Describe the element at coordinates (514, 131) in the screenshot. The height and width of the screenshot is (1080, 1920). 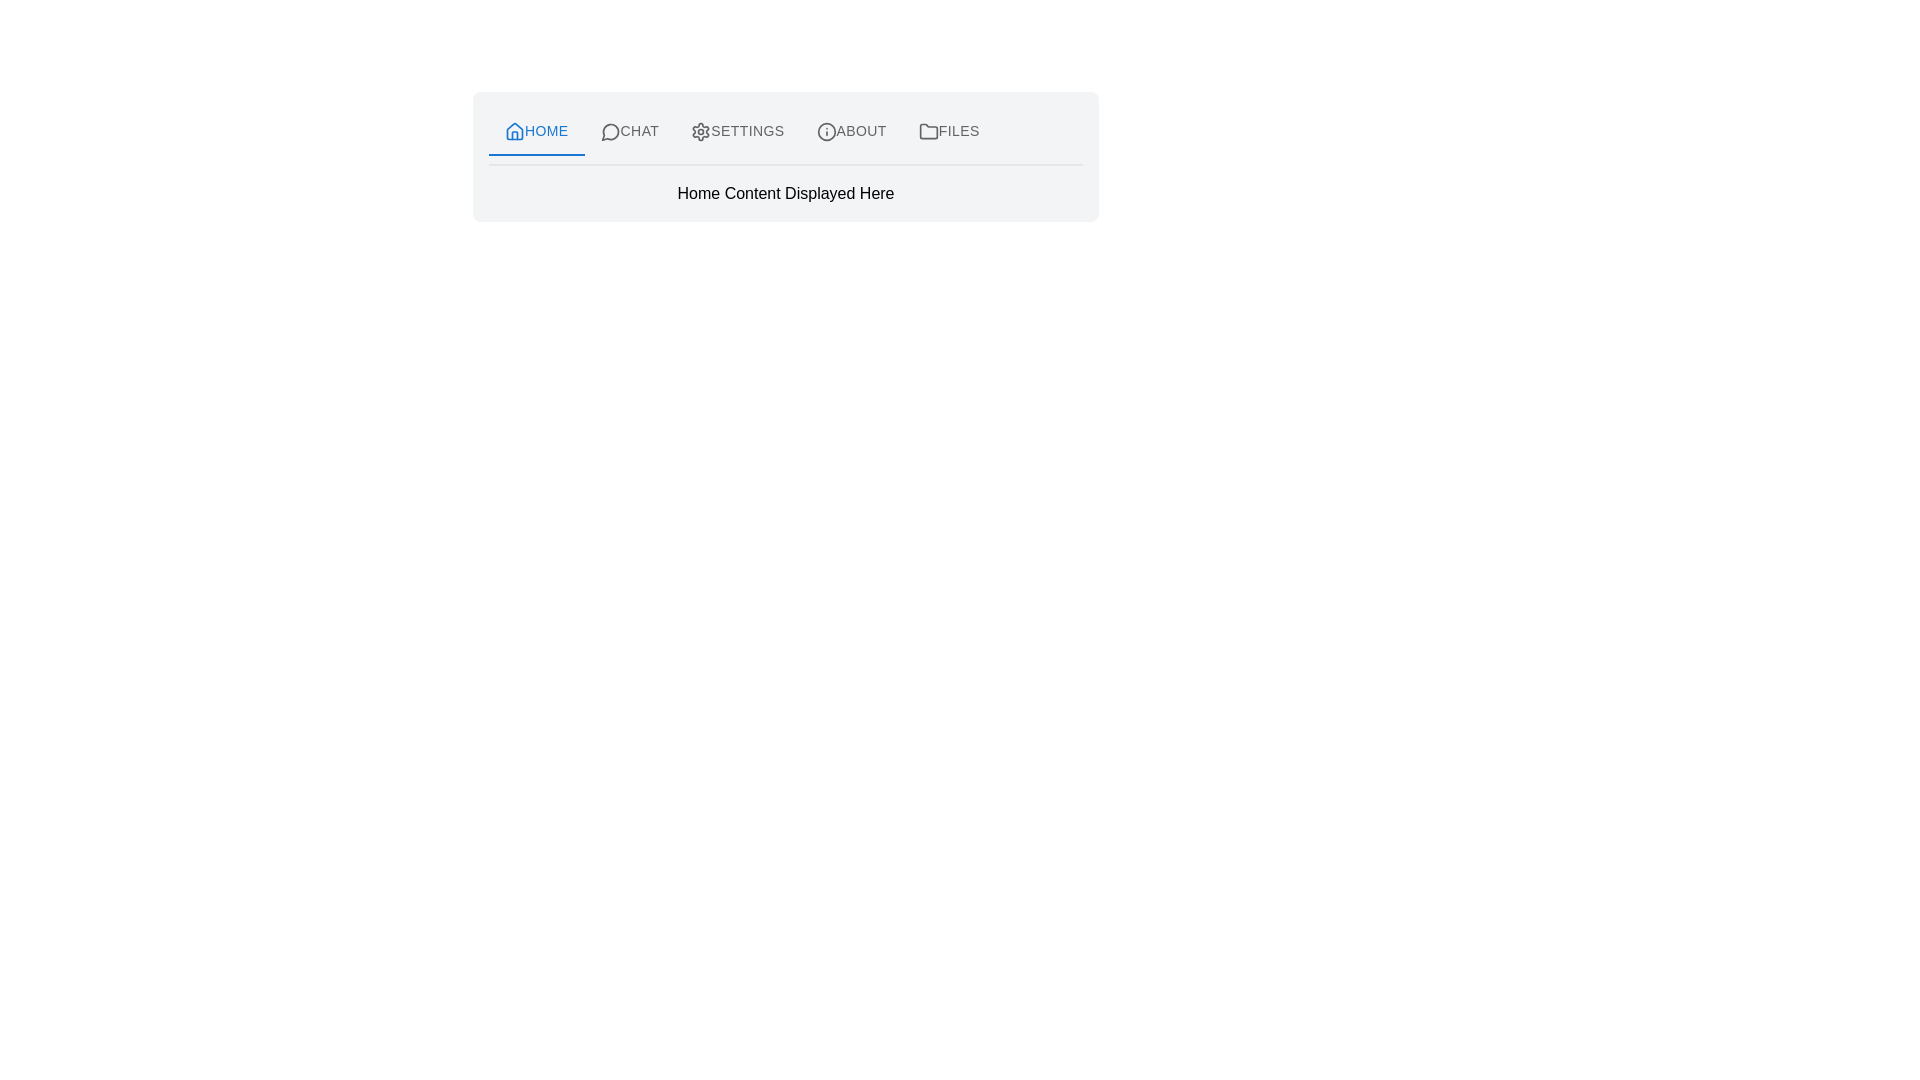
I see `the house-shaped icon with rounded edges, which is located adjacent to the 'Home' label in the navigation bar` at that location.